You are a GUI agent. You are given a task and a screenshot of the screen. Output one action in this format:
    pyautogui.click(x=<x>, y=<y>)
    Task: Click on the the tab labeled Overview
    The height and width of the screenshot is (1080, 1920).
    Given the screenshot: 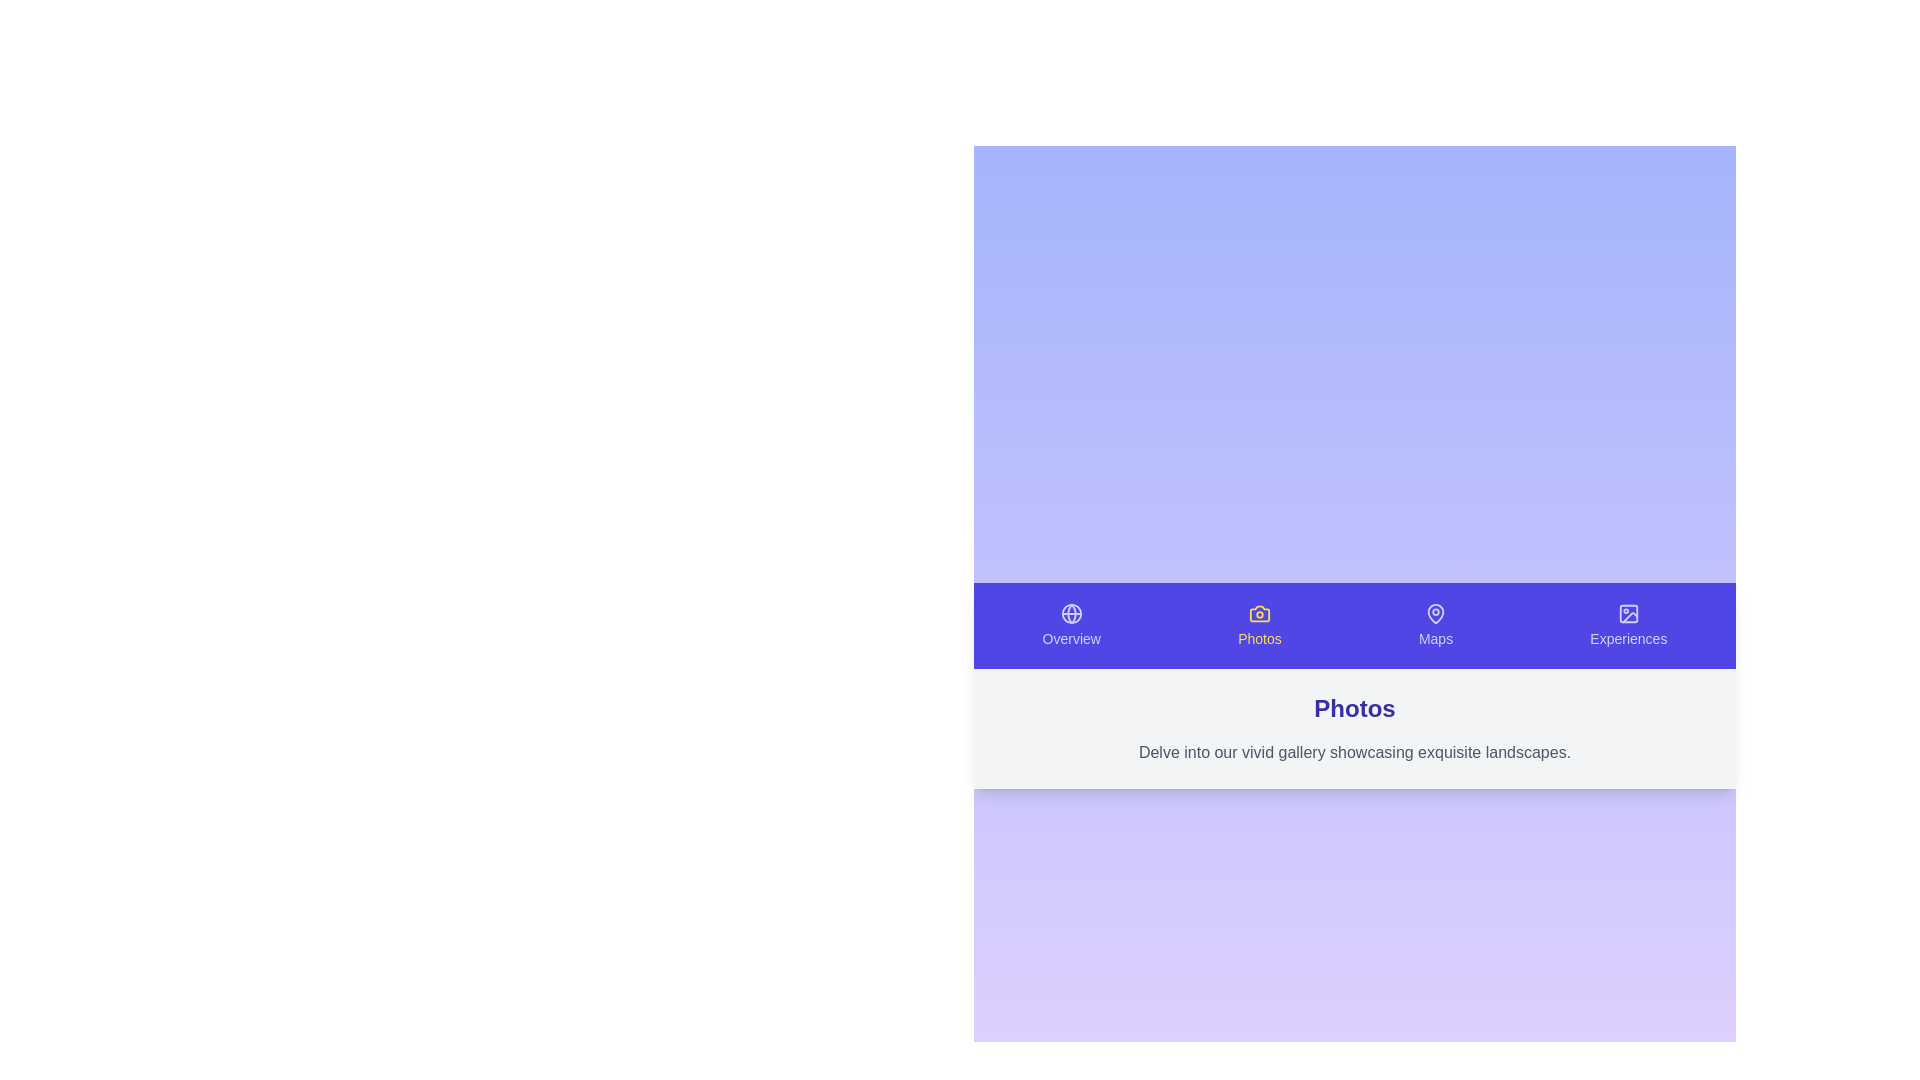 What is the action you would take?
    pyautogui.click(x=1070, y=624)
    